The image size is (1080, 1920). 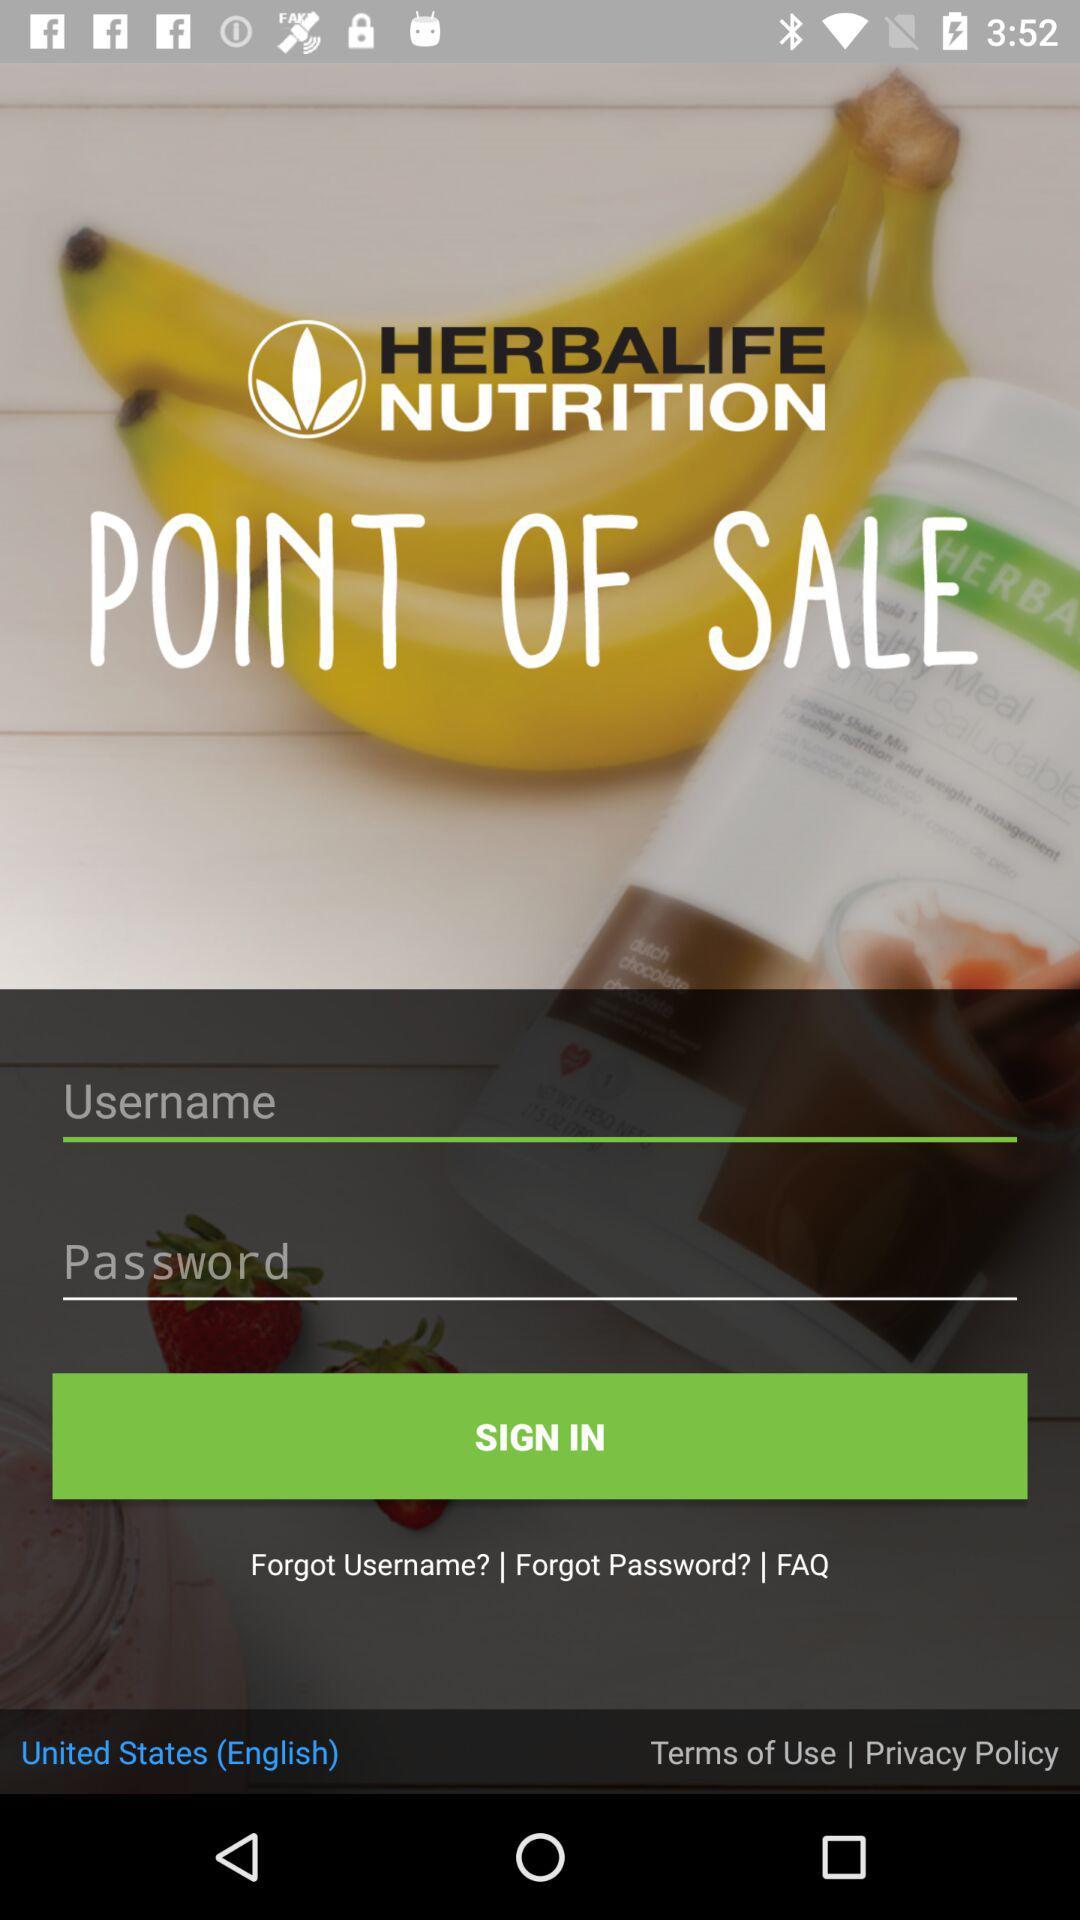 What do you see at coordinates (801, 1562) in the screenshot?
I see `icon above terms of use icon` at bounding box center [801, 1562].